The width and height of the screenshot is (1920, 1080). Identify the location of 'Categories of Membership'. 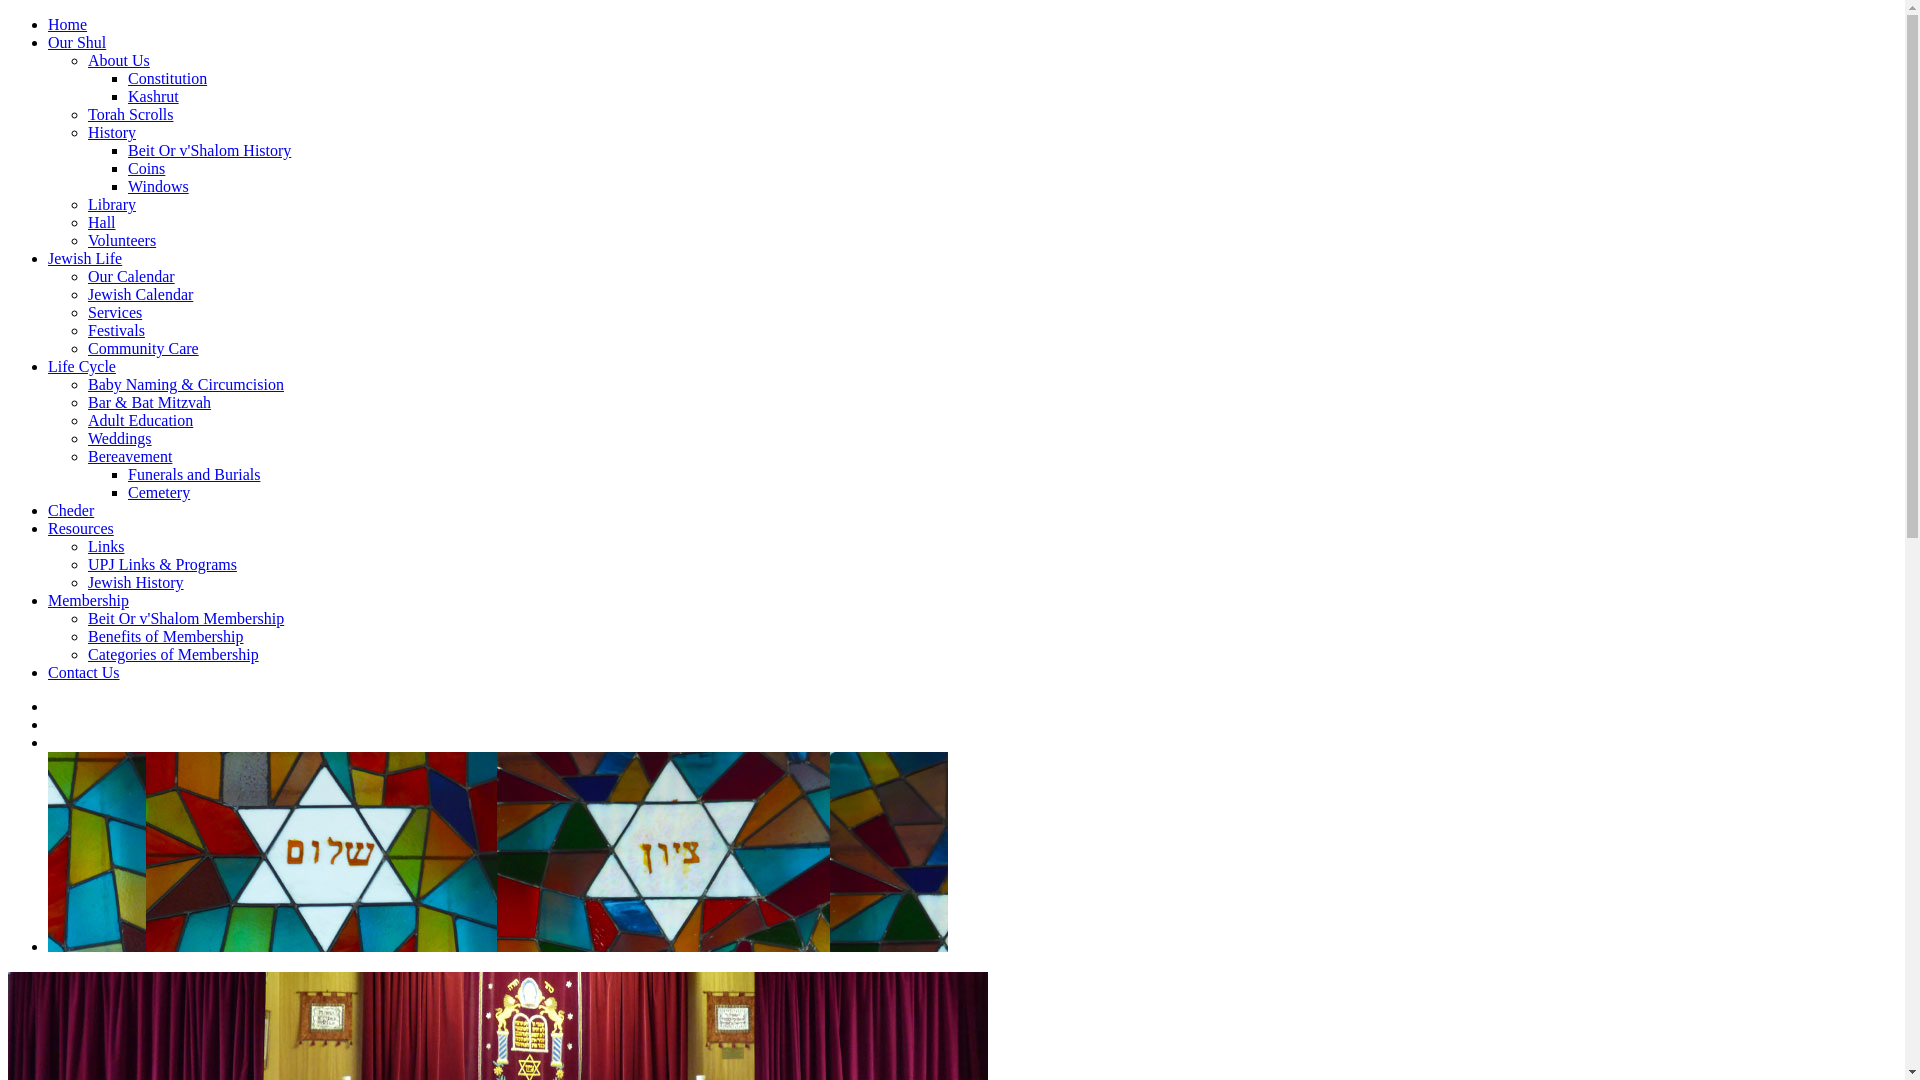
(173, 654).